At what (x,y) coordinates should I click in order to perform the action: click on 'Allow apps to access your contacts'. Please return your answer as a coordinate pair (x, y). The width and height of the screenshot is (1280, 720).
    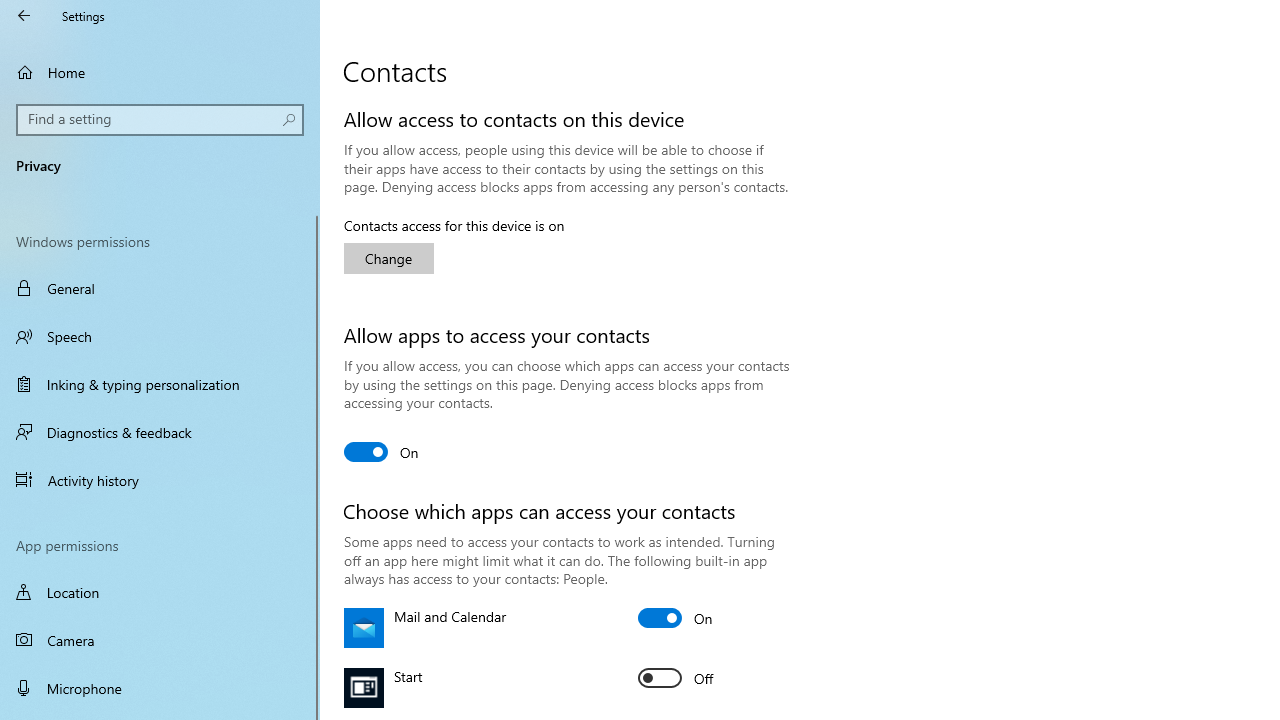
    Looking at the image, I should click on (382, 452).